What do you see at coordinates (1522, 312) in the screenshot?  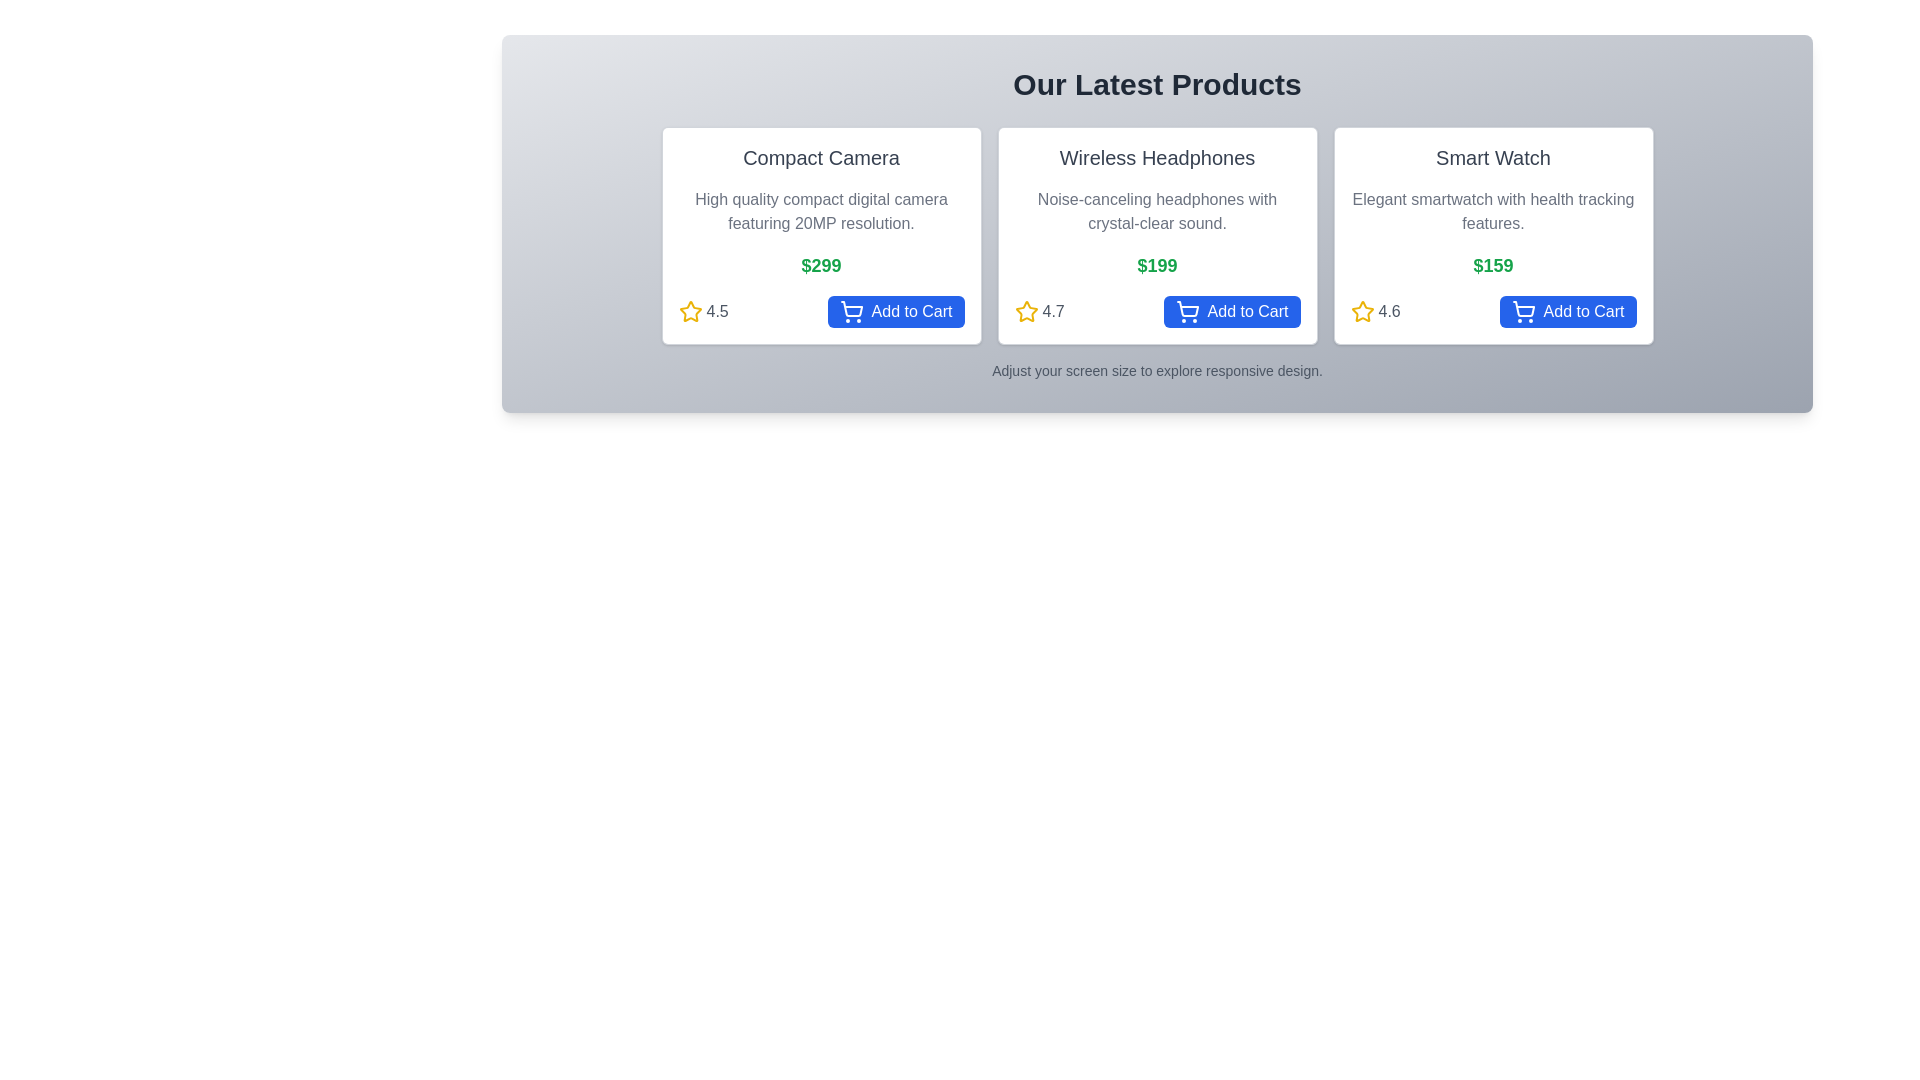 I see `the cart icon located in the second card under the 'Add to Cart' label of the 'Smart Watch' product card, which is the rightmost card in the horizontal row of product cards` at bounding box center [1522, 312].